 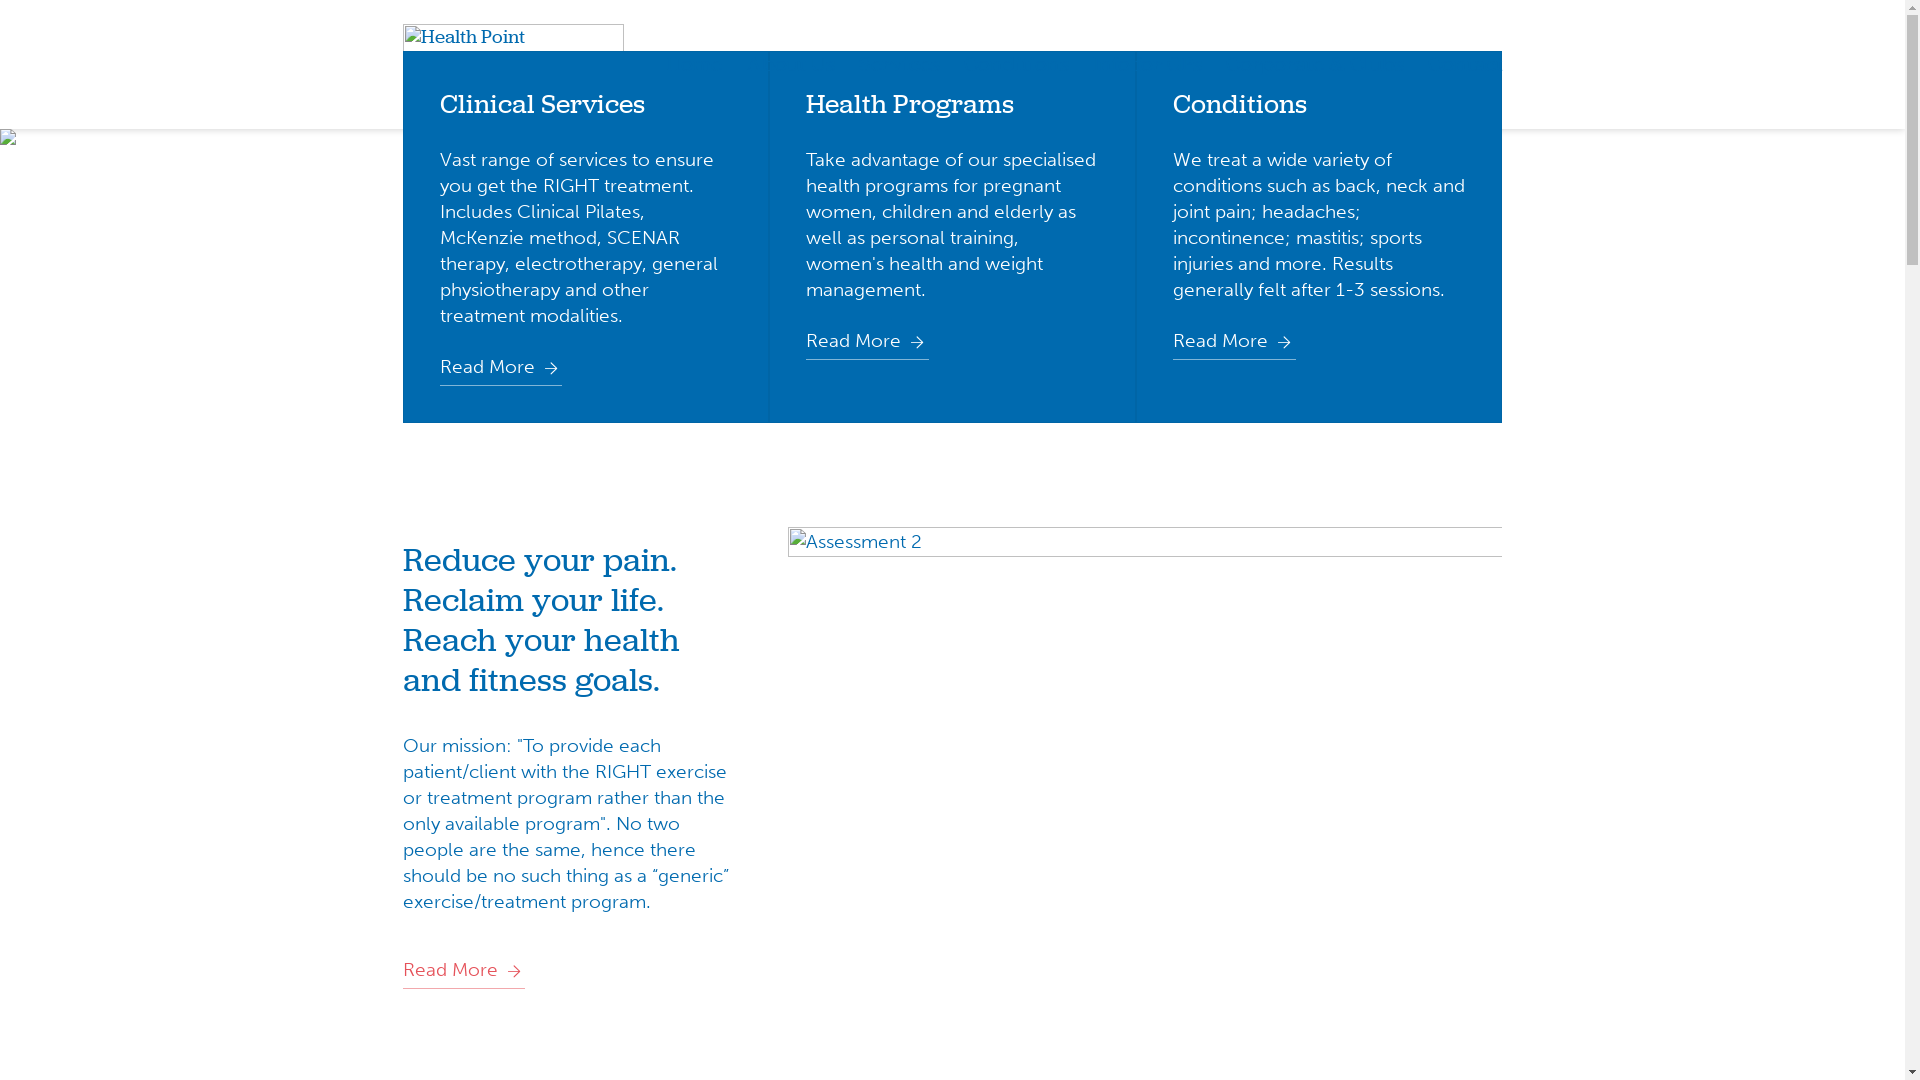 I want to click on 'About Us', so click(x=789, y=63).